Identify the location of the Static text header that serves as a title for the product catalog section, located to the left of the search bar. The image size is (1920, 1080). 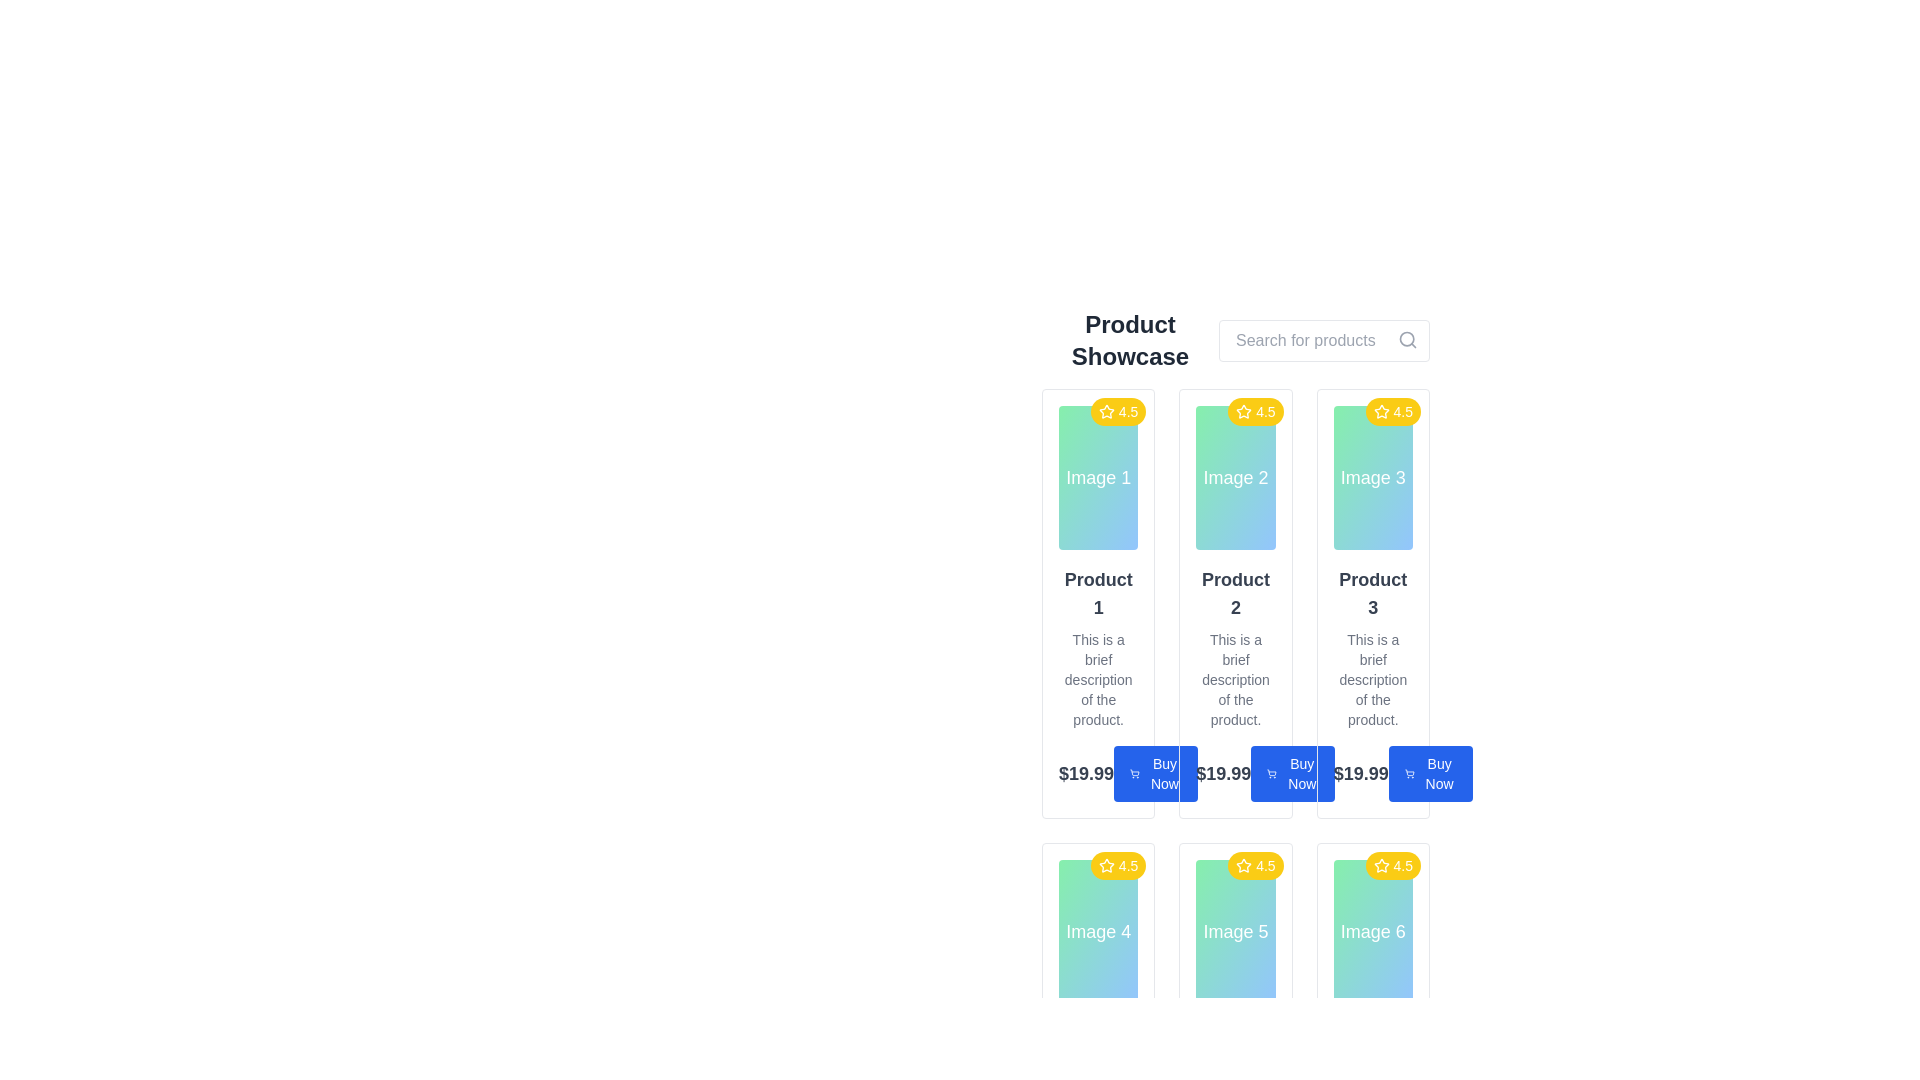
(1130, 339).